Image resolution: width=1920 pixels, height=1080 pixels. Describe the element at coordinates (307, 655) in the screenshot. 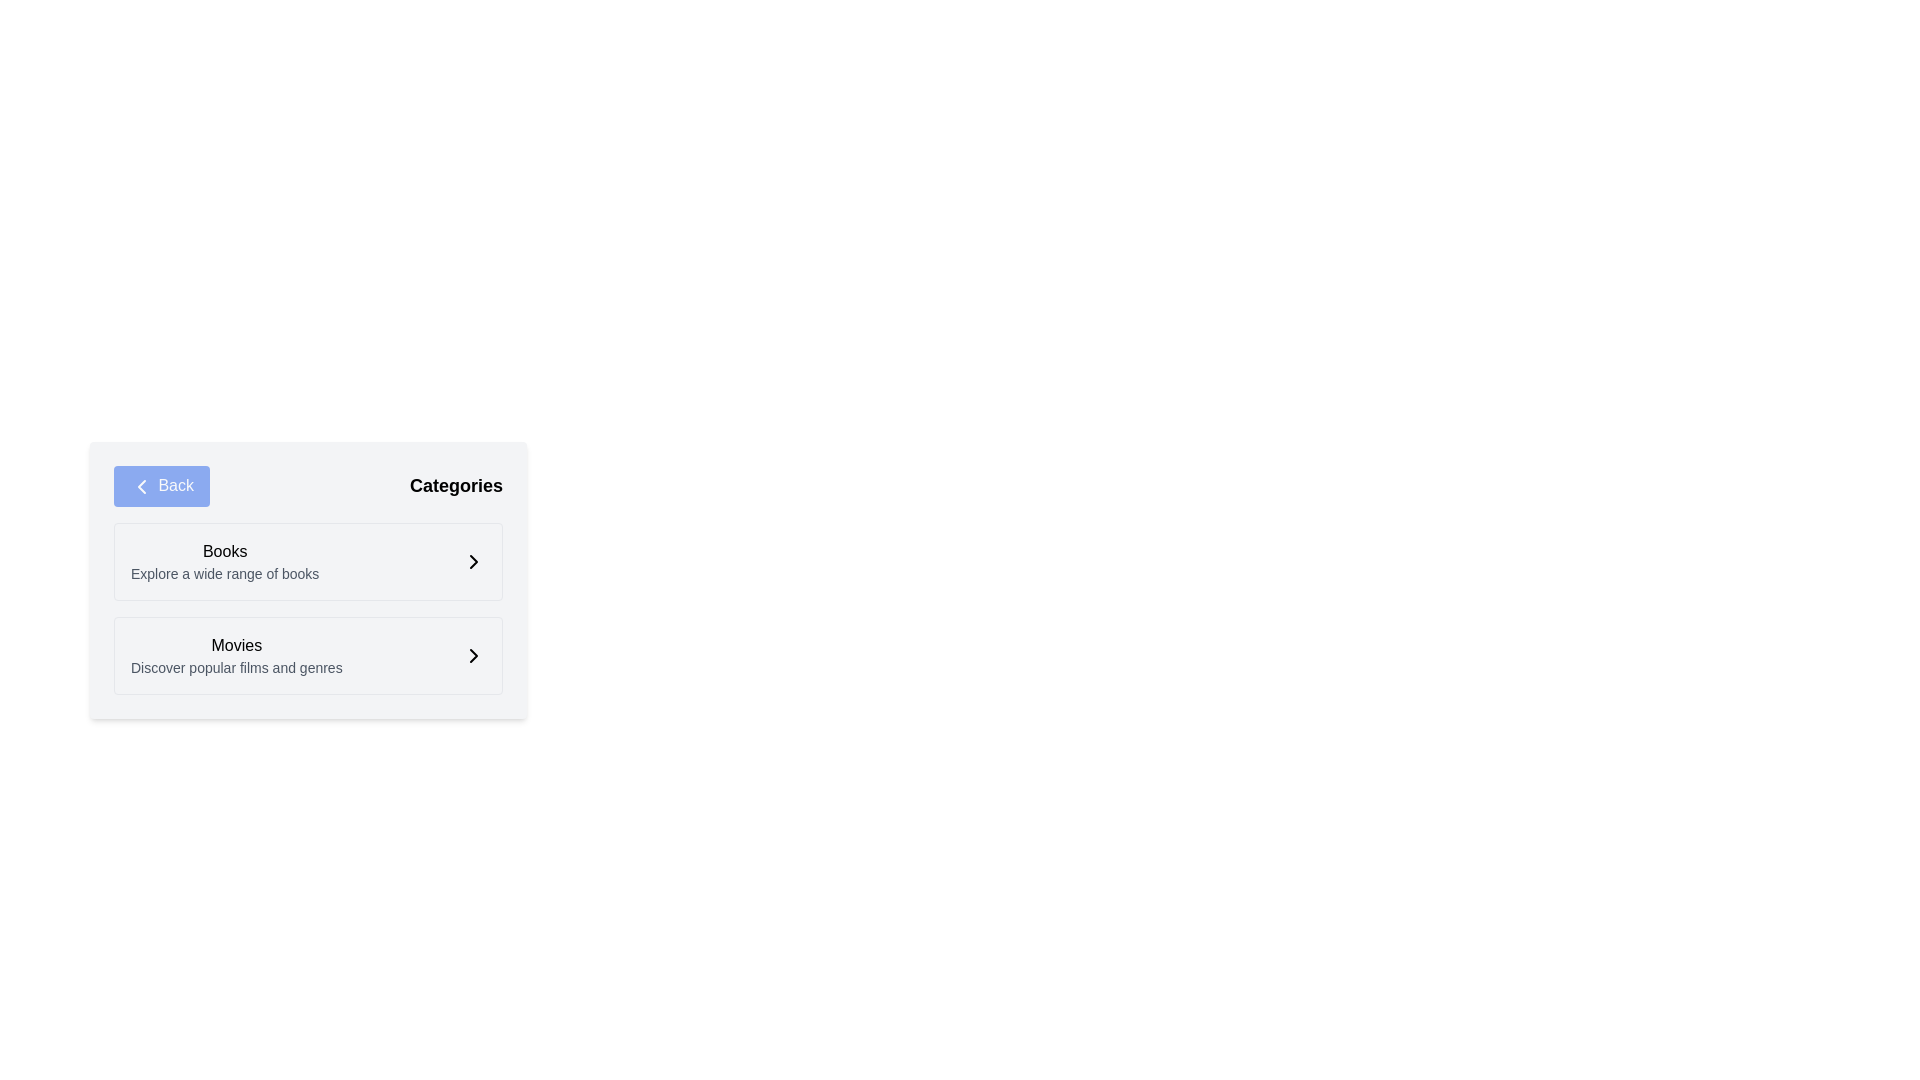

I see `the second item in the vertically stacked list of selectable options labeled 'Movies'` at that location.